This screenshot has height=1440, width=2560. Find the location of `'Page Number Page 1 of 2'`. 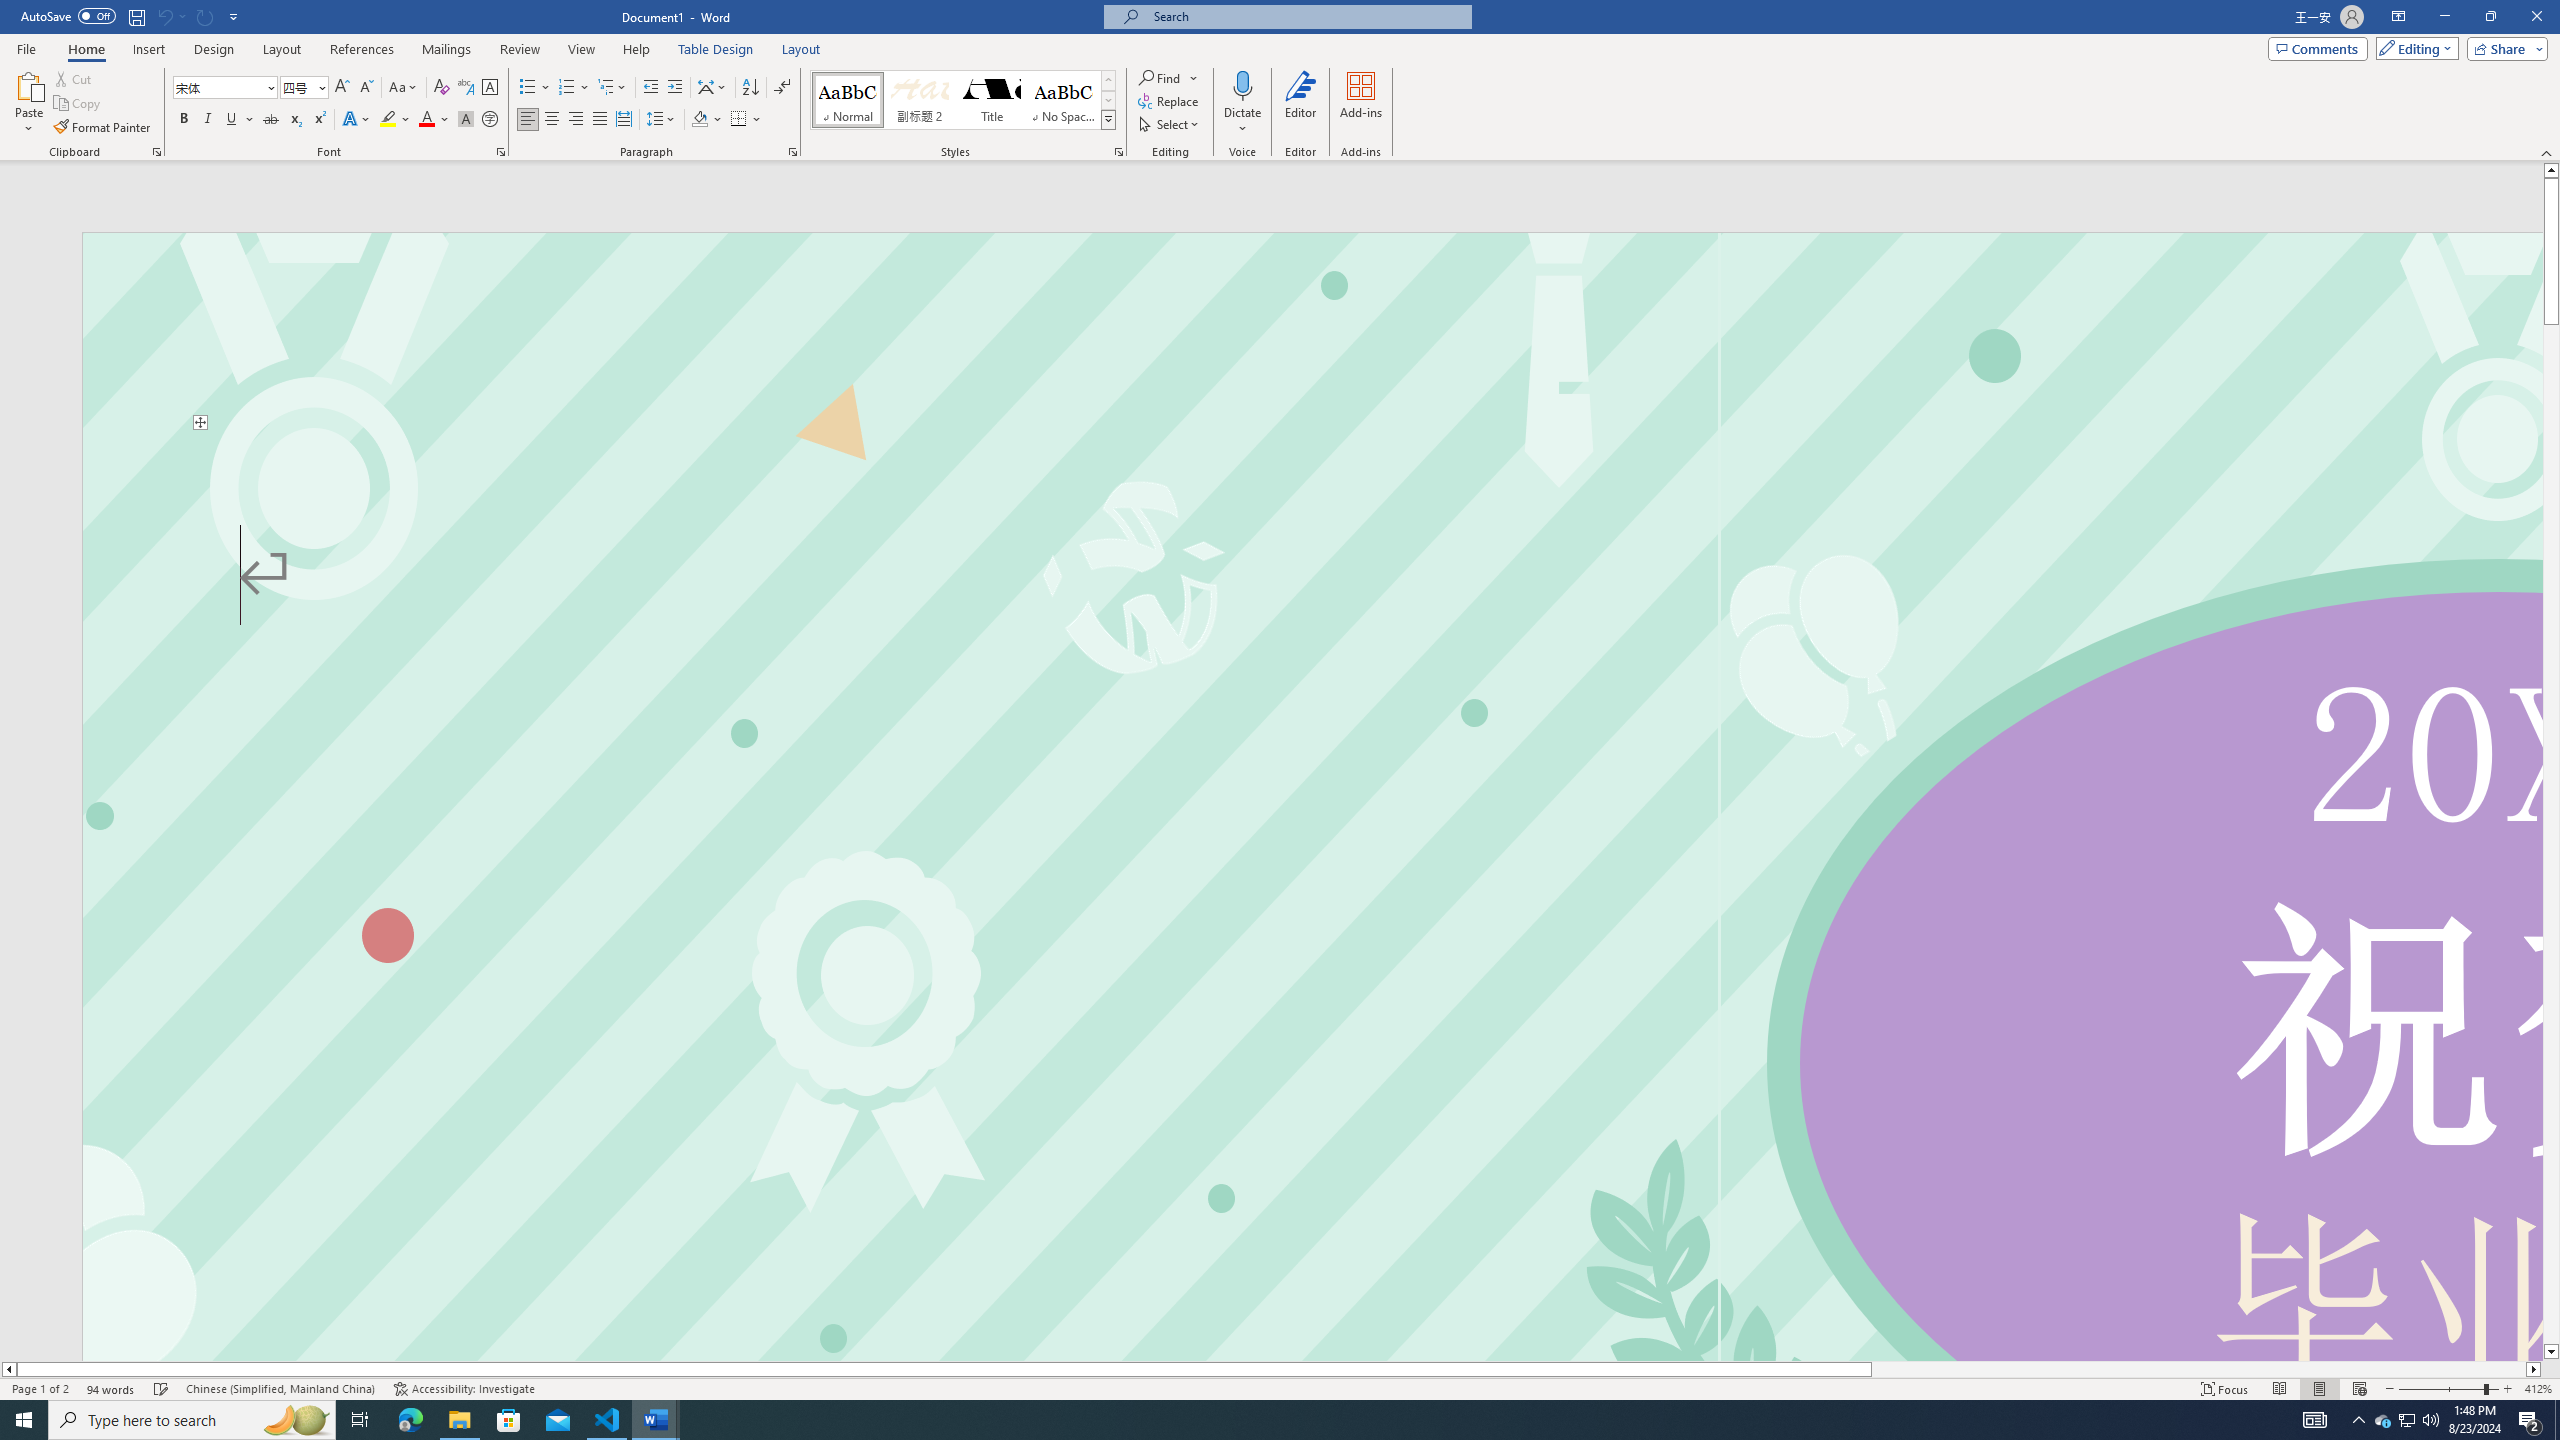

'Page Number Page 1 of 2' is located at coordinates (40, 1389).